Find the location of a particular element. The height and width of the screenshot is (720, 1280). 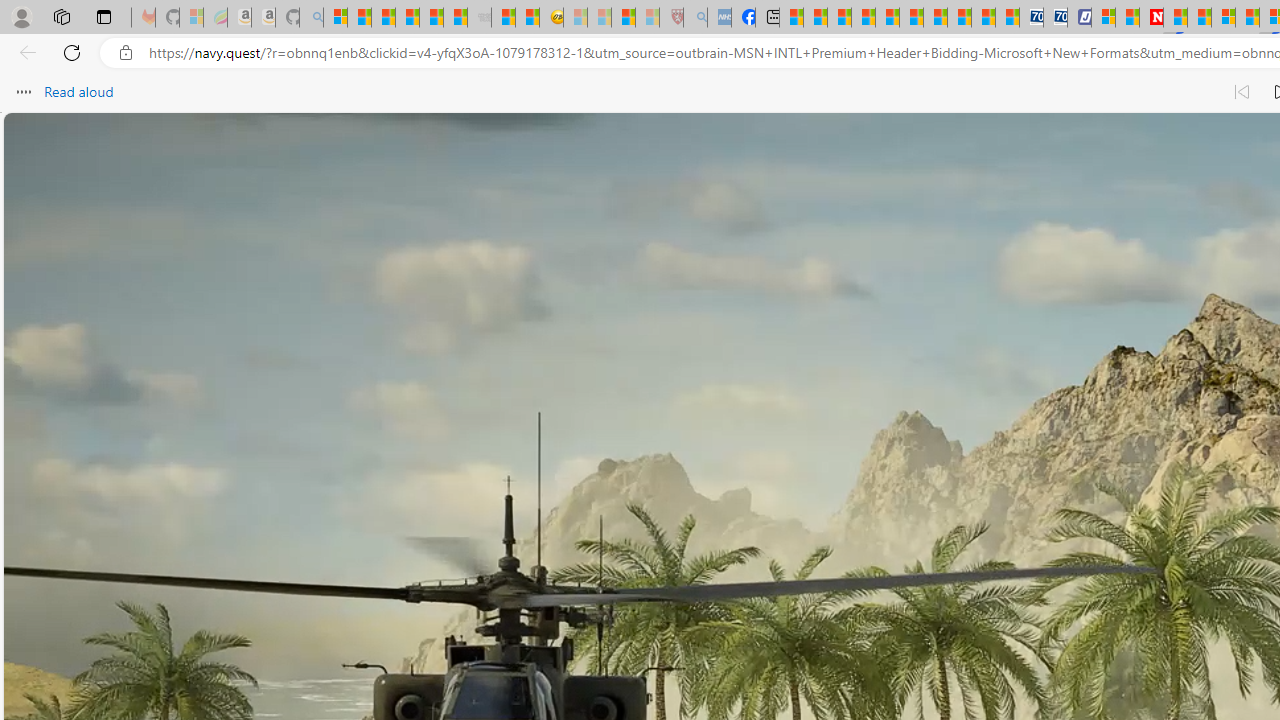

'Climate Damage Becomes Too Severe To Reverse' is located at coordinates (864, 17).